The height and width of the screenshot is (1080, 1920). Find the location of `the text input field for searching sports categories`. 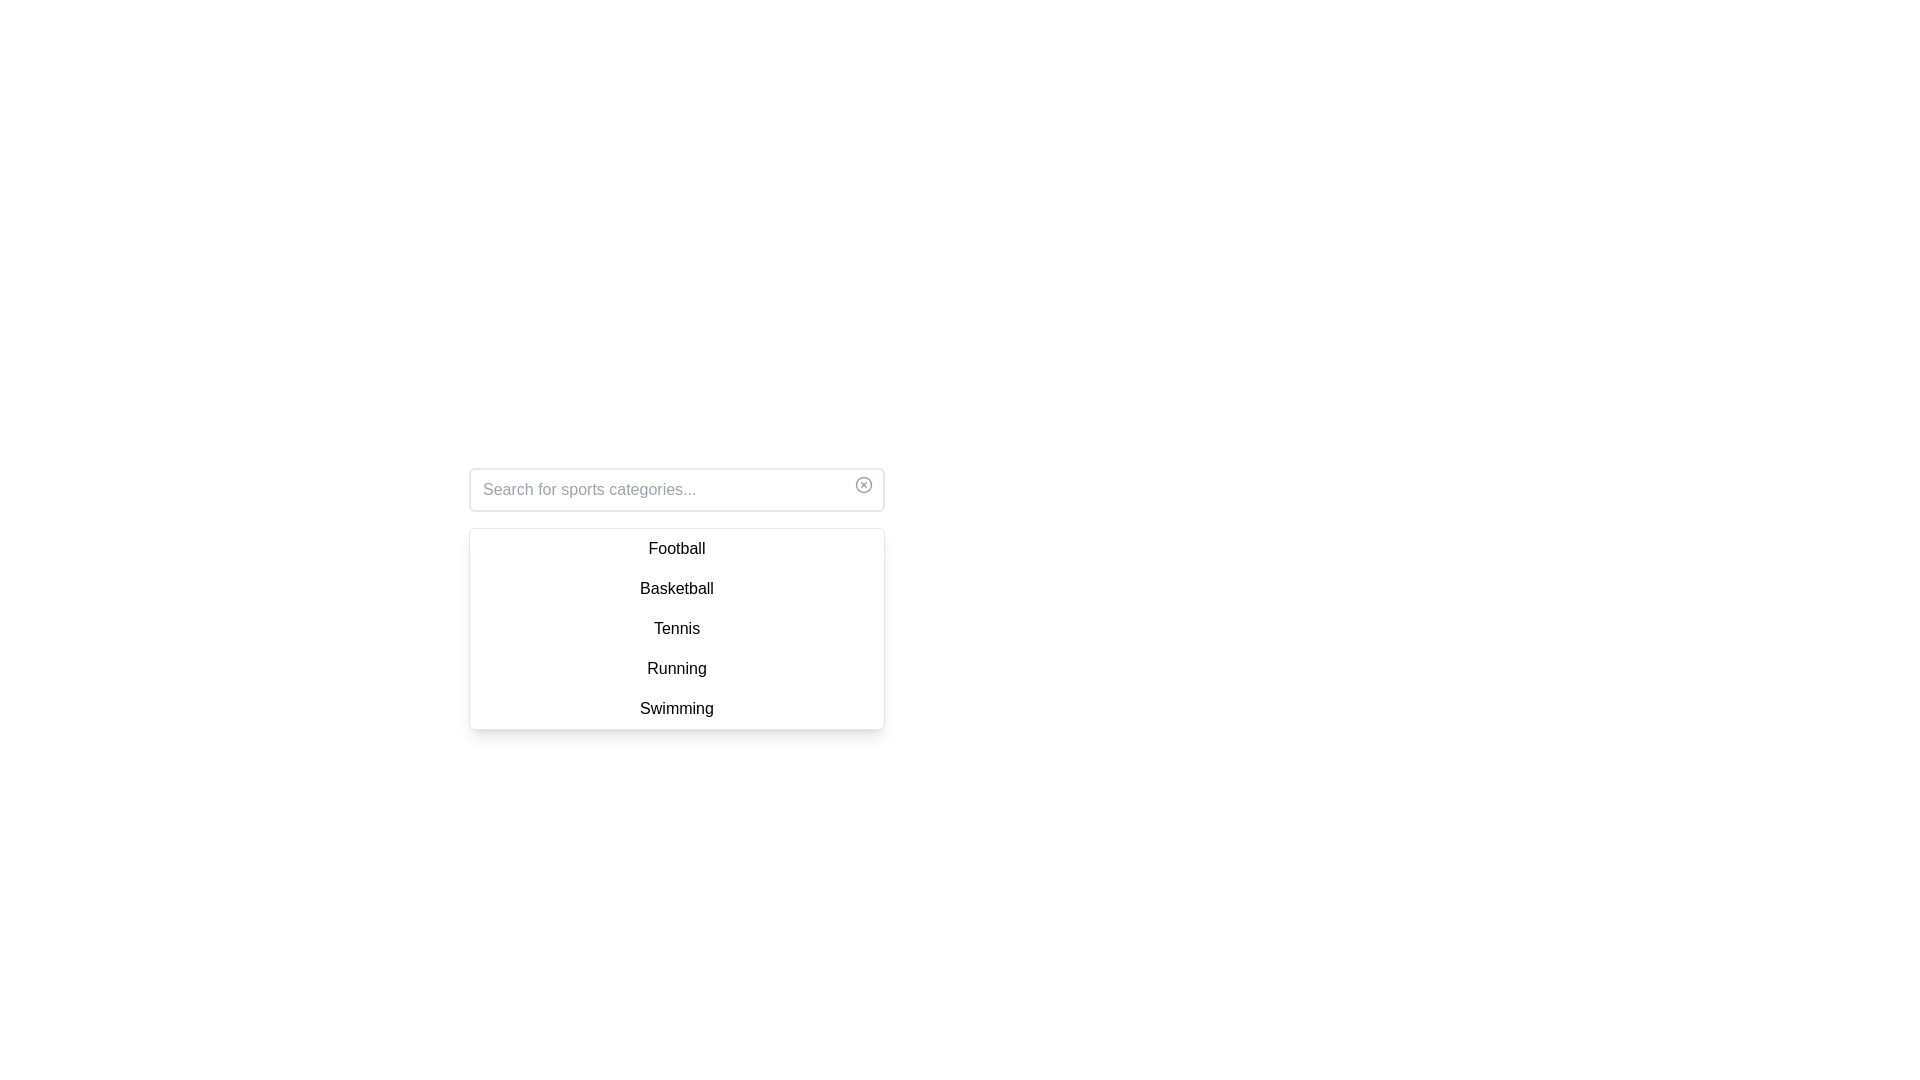

the text input field for searching sports categories is located at coordinates (676, 489).